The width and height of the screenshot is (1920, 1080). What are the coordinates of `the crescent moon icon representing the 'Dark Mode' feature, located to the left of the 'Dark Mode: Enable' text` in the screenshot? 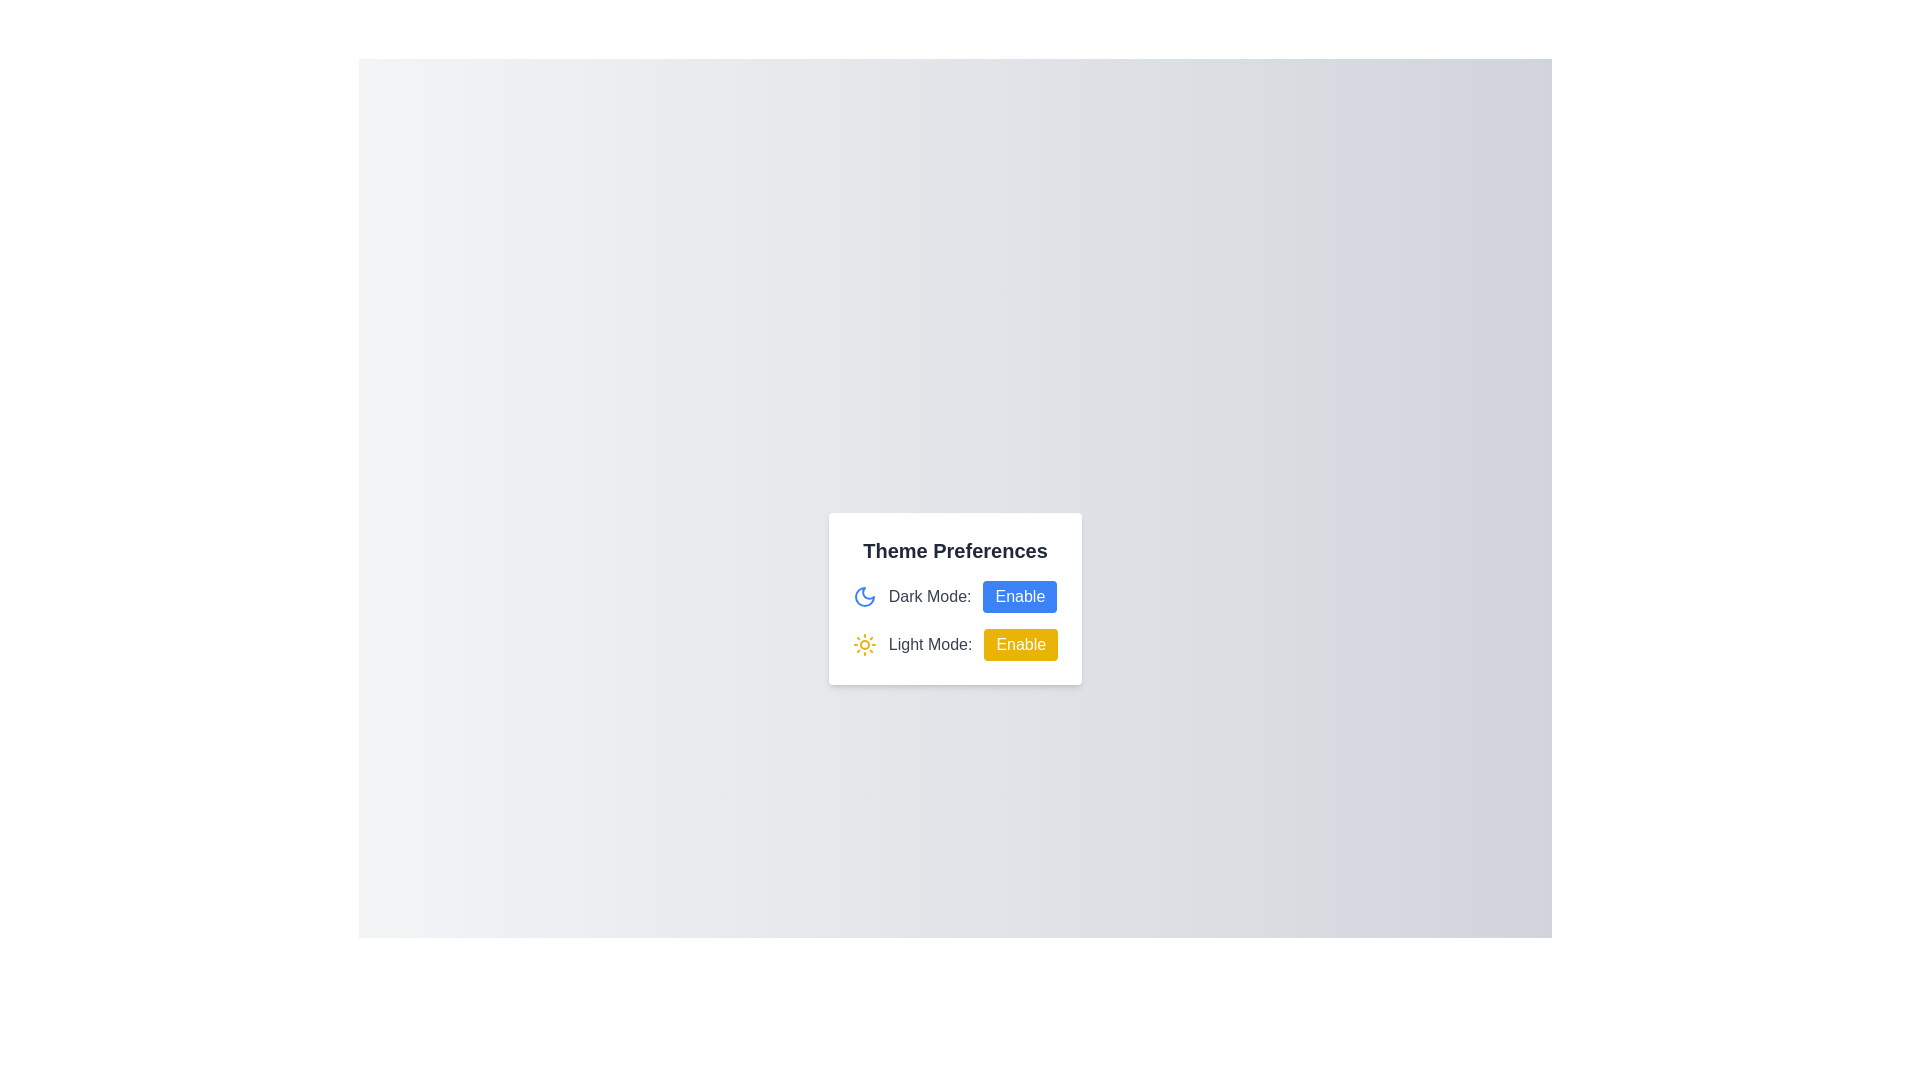 It's located at (864, 596).